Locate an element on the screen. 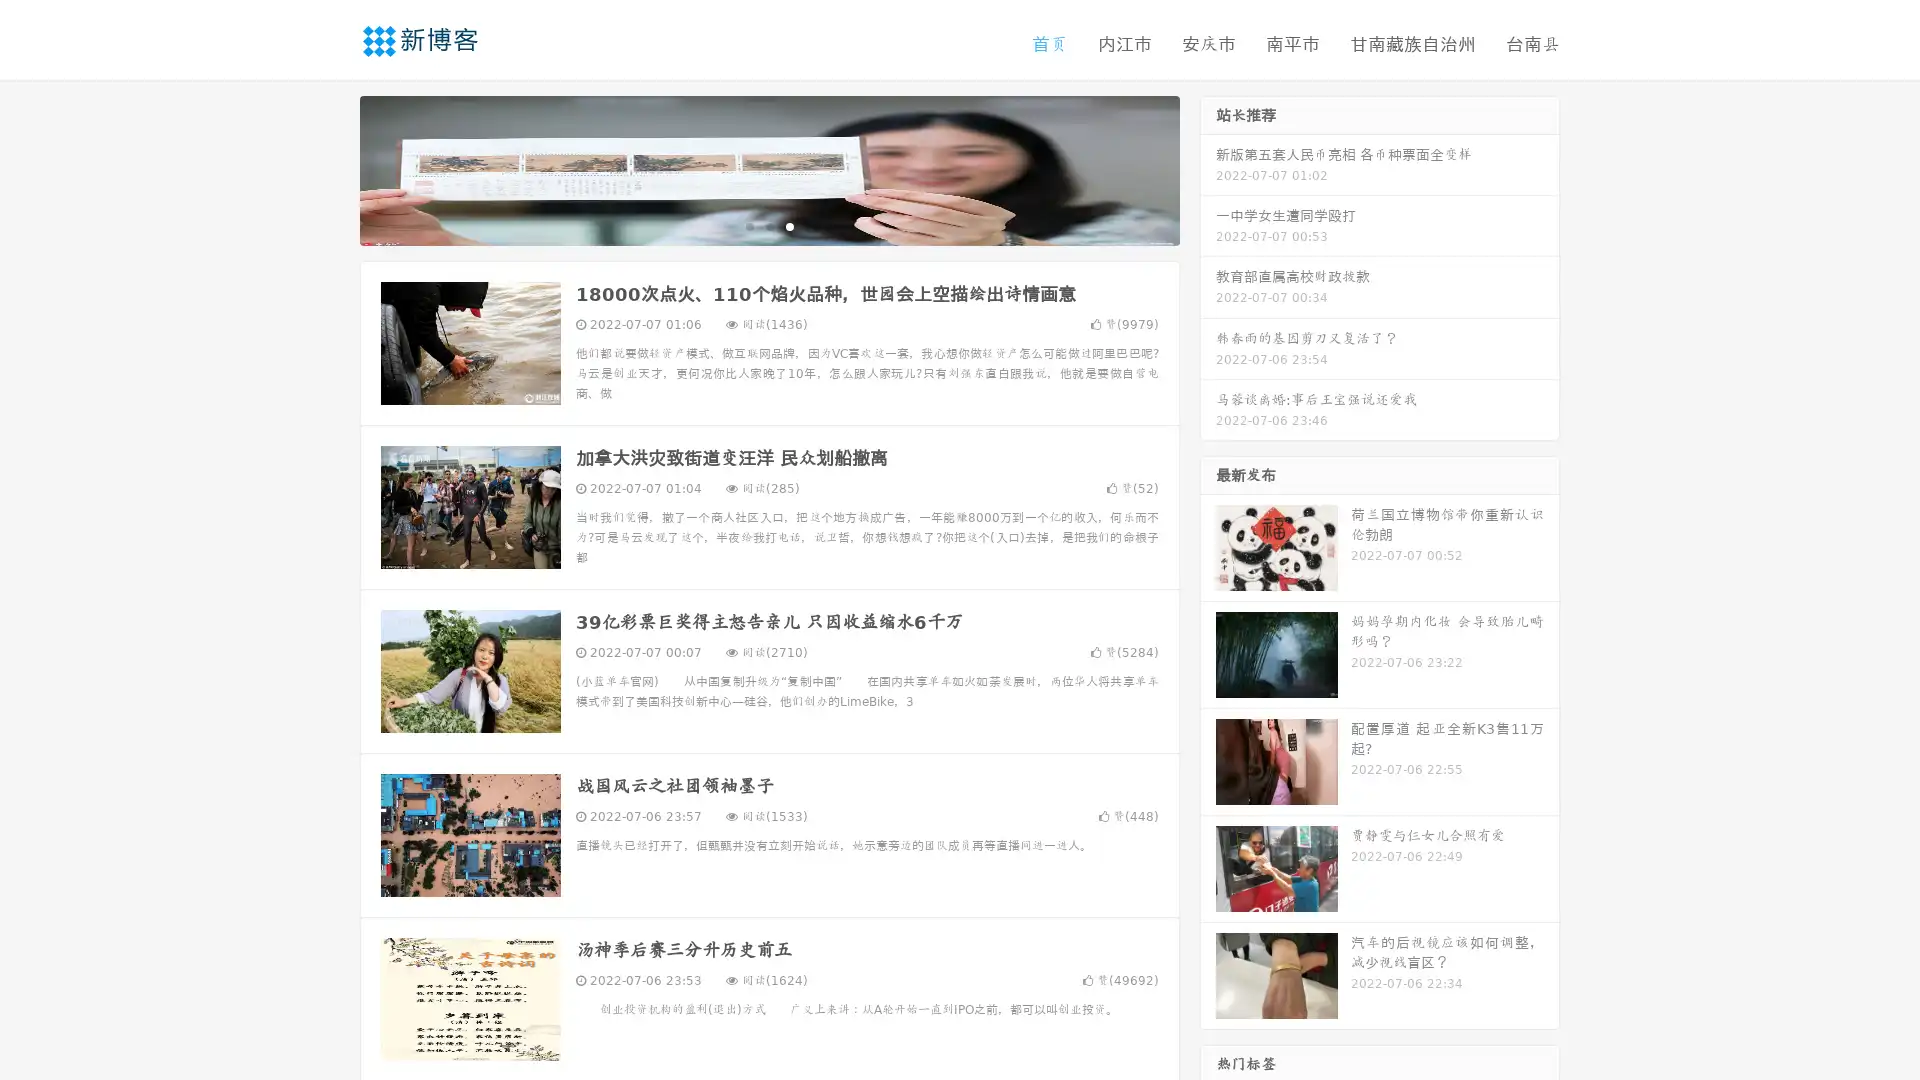  Next slide is located at coordinates (1208, 168).